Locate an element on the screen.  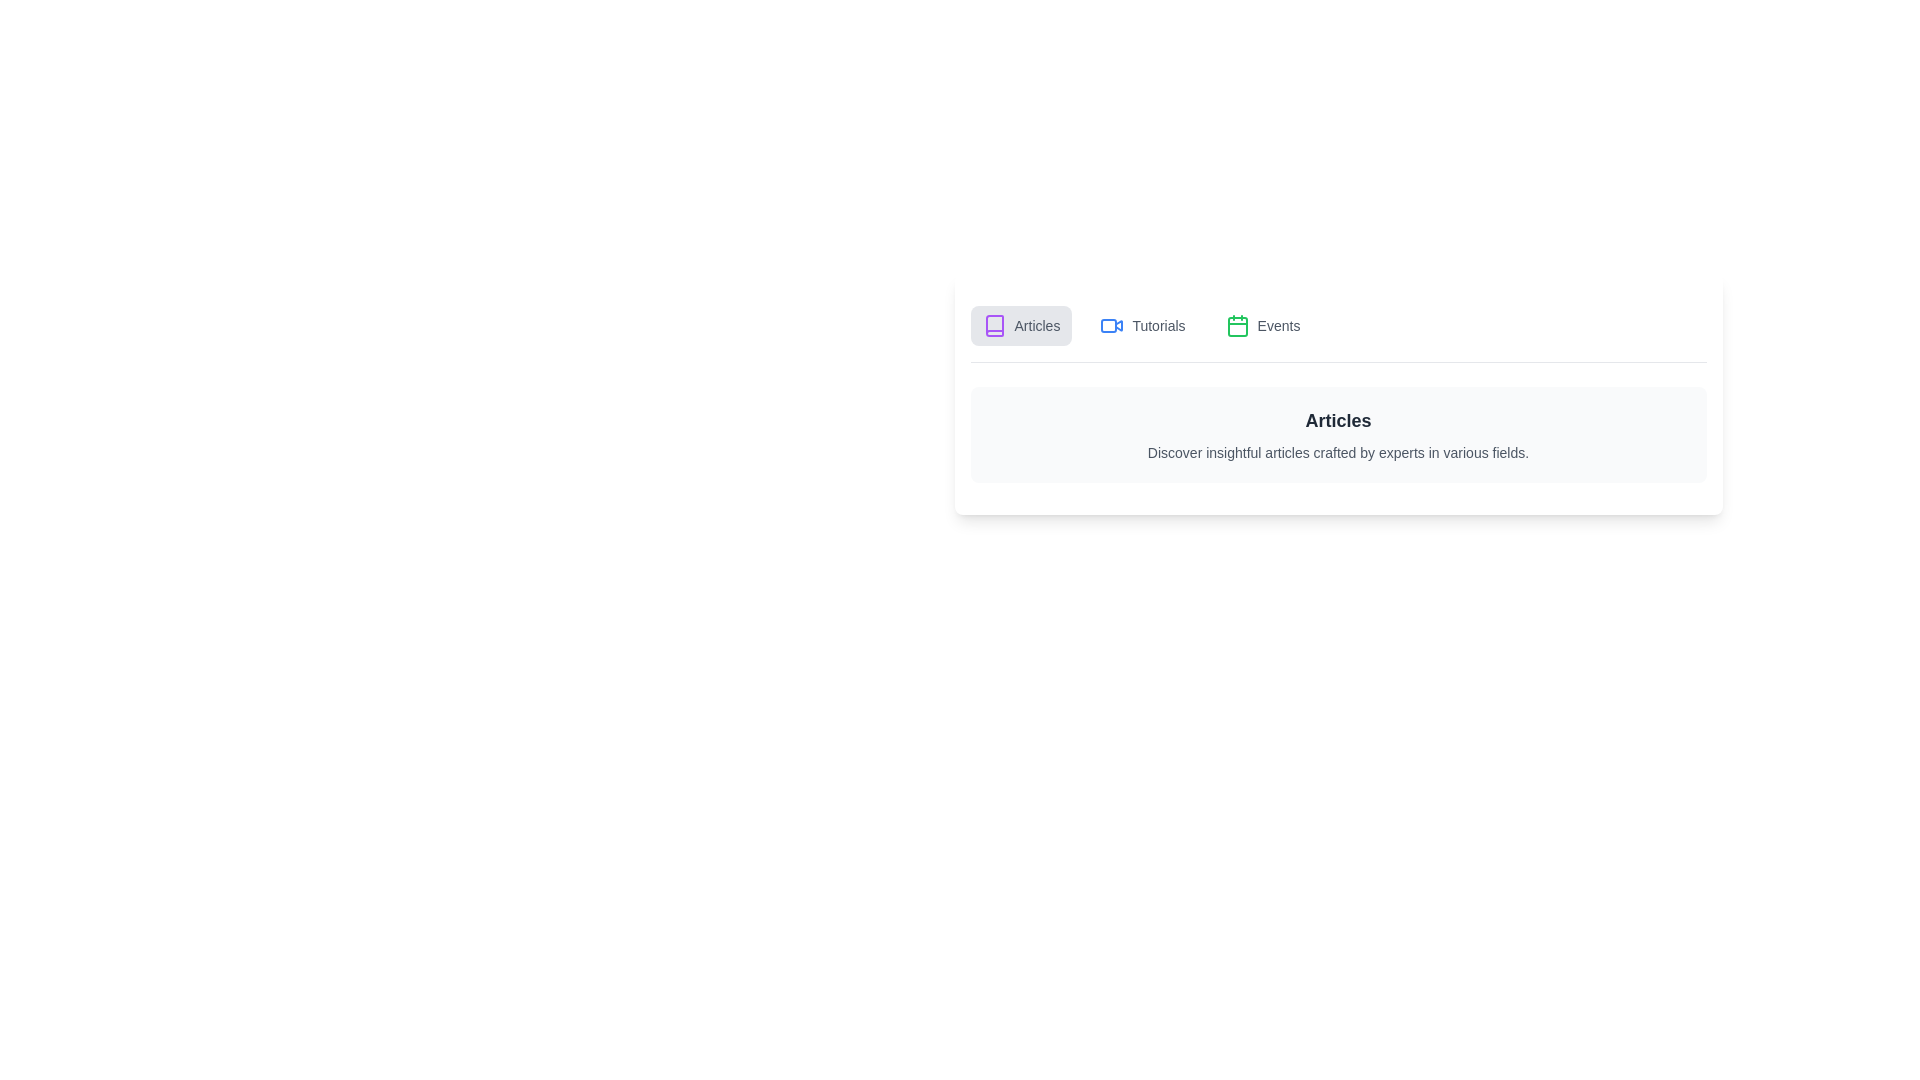
the tab corresponding to Tutorials is located at coordinates (1142, 325).